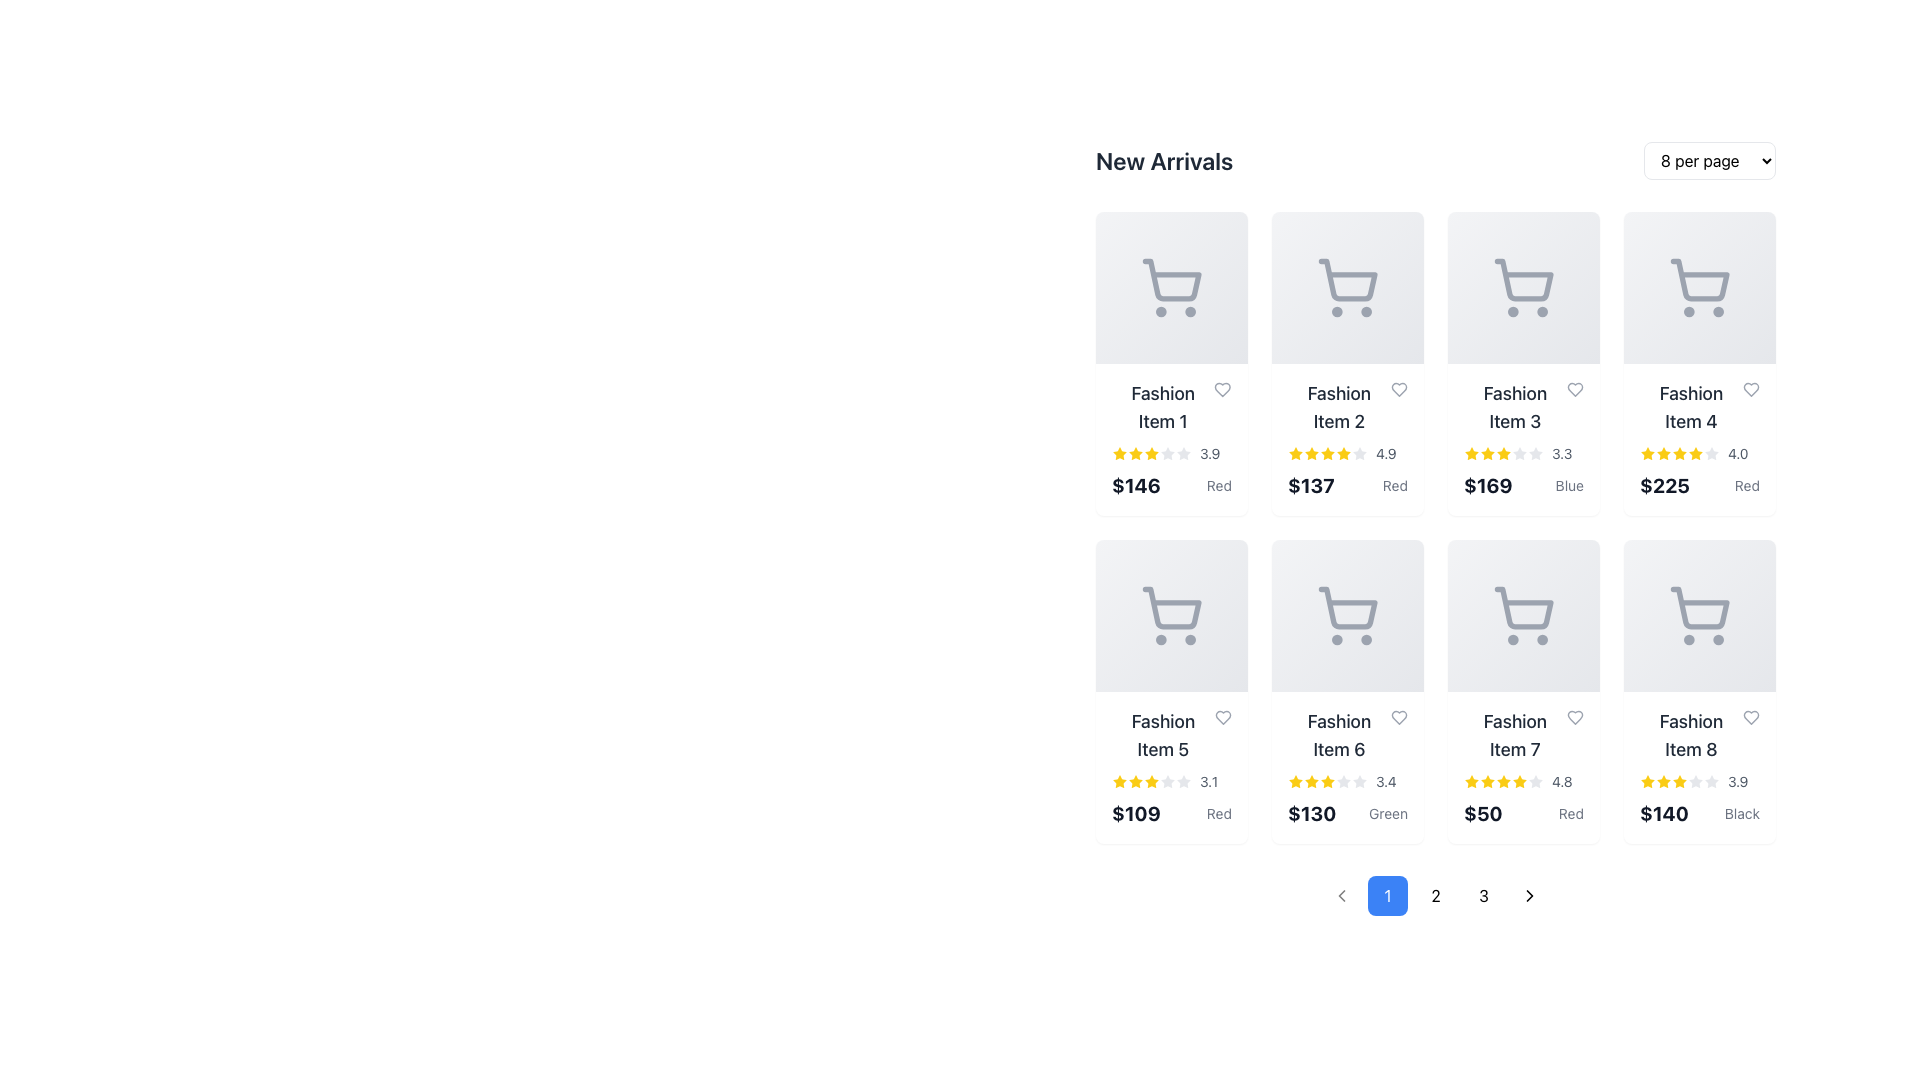 This screenshot has height=1080, width=1920. I want to click on the heart icon located to the right of 'Fashion Item 7', so click(1573, 716).